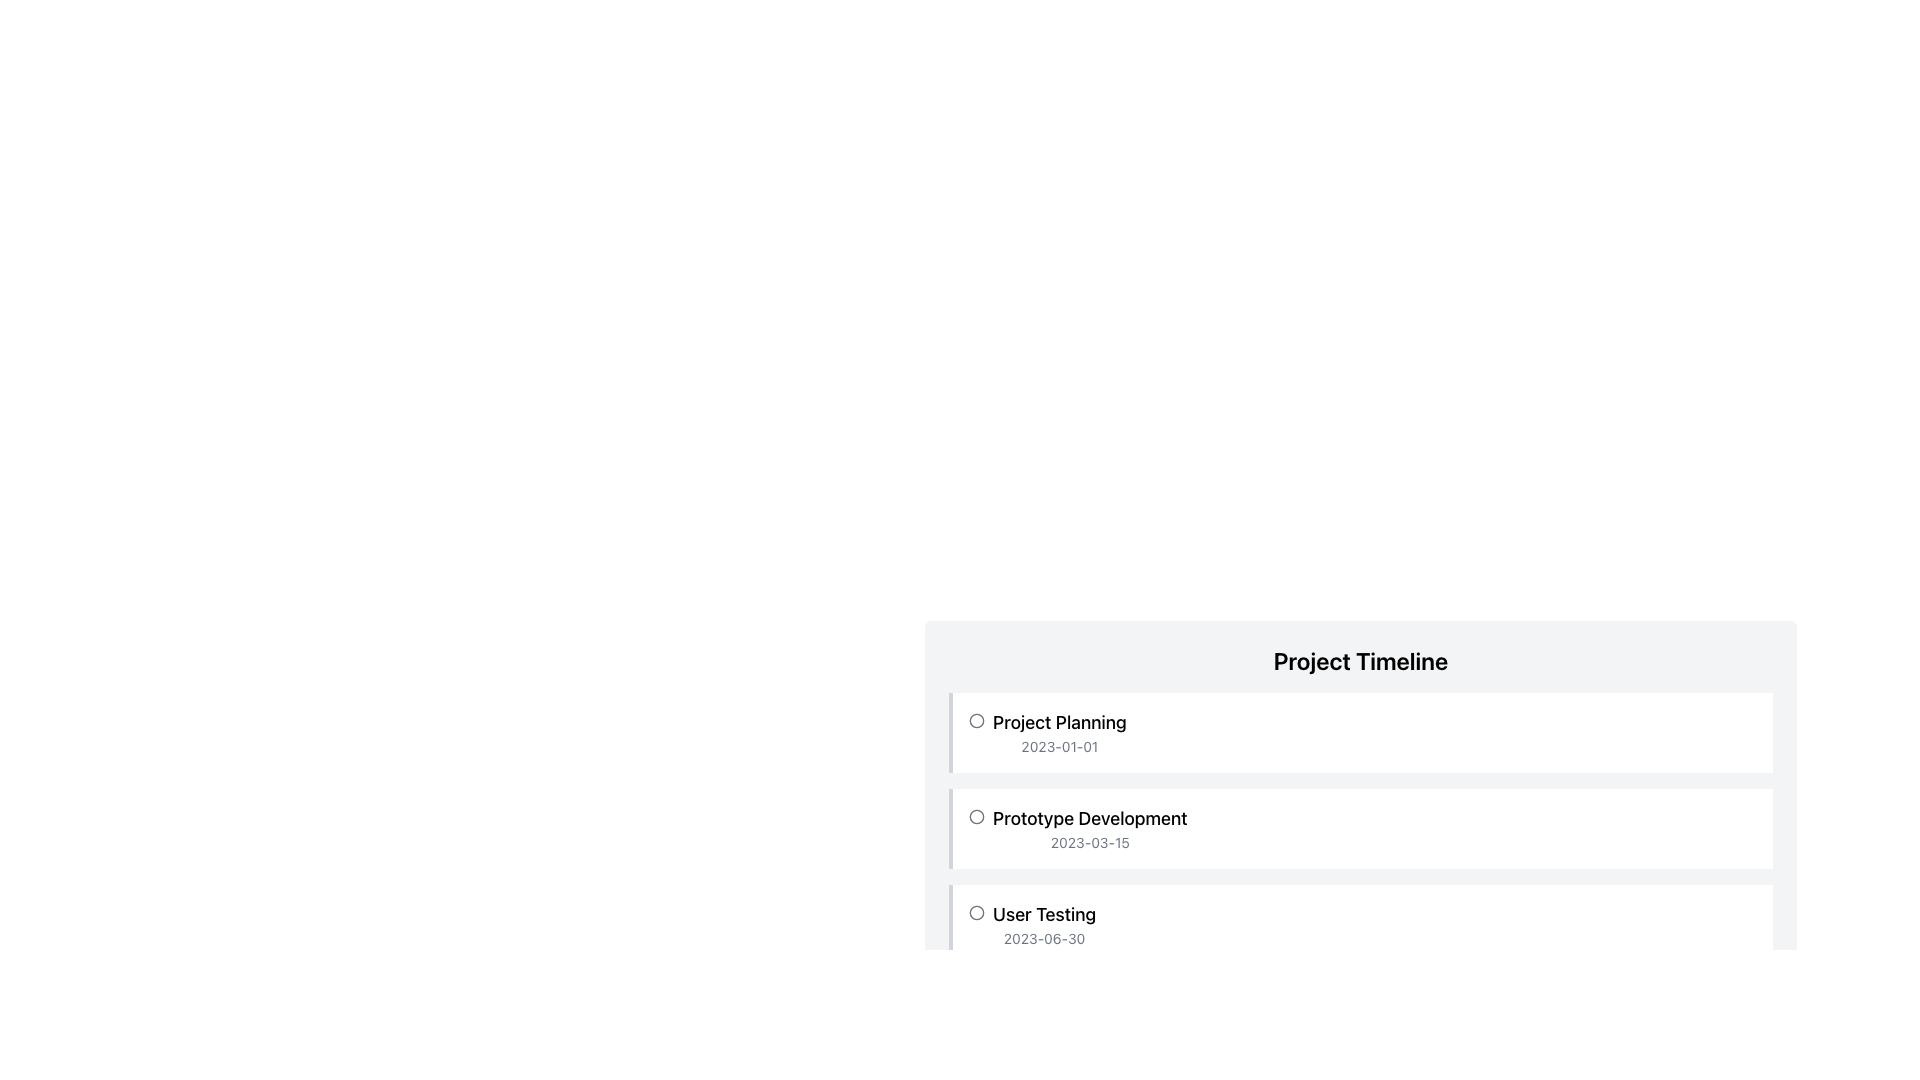 This screenshot has width=1920, height=1080. What do you see at coordinates (977, 913) in the screenshot?
I see `the Circle Icon that serves as a marker for the 'User Testing' phase in the vertical timeline, located to the left of the 'User Testing' label` at bounding box center [977, 913].